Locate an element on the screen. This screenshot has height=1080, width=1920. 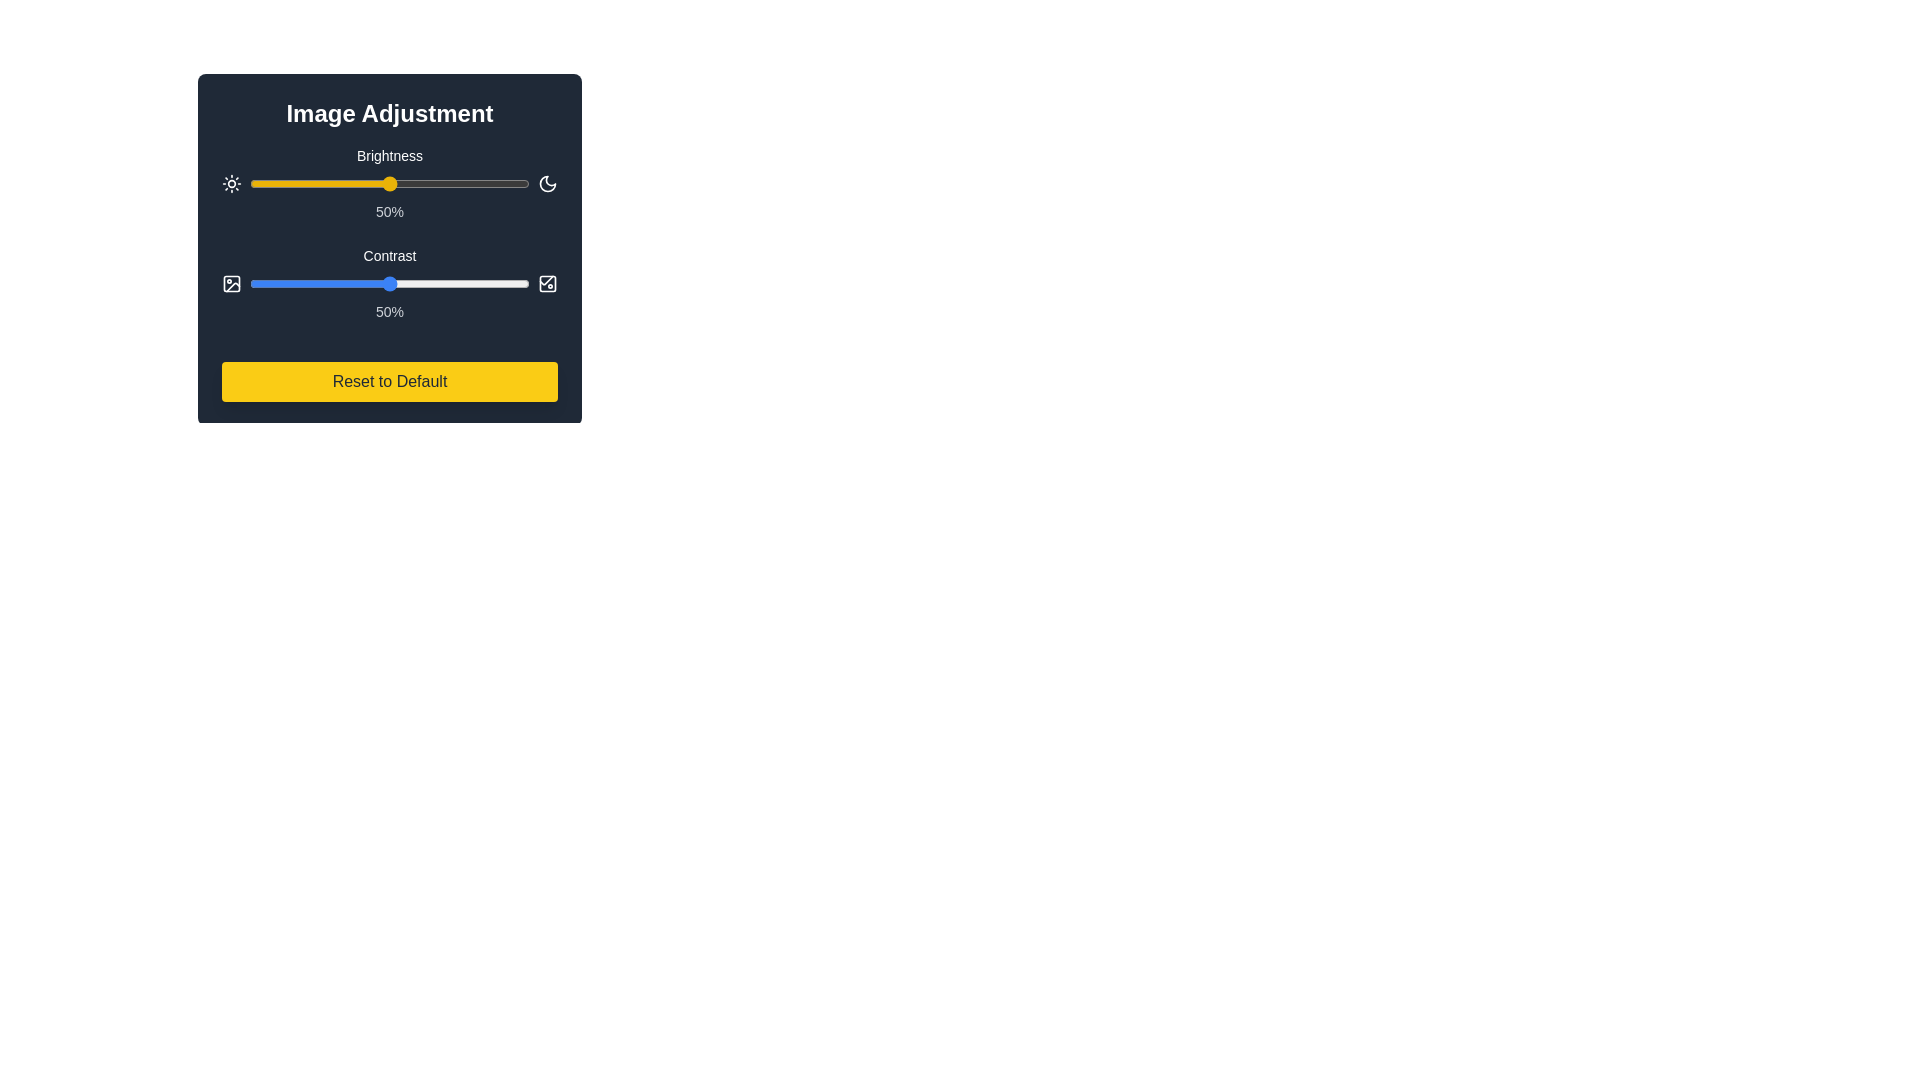
the reset button located at the bottom of the 'Image Adjustment' modal to reset all image adjustment settings to their default values is located at coordinates (389, 381).